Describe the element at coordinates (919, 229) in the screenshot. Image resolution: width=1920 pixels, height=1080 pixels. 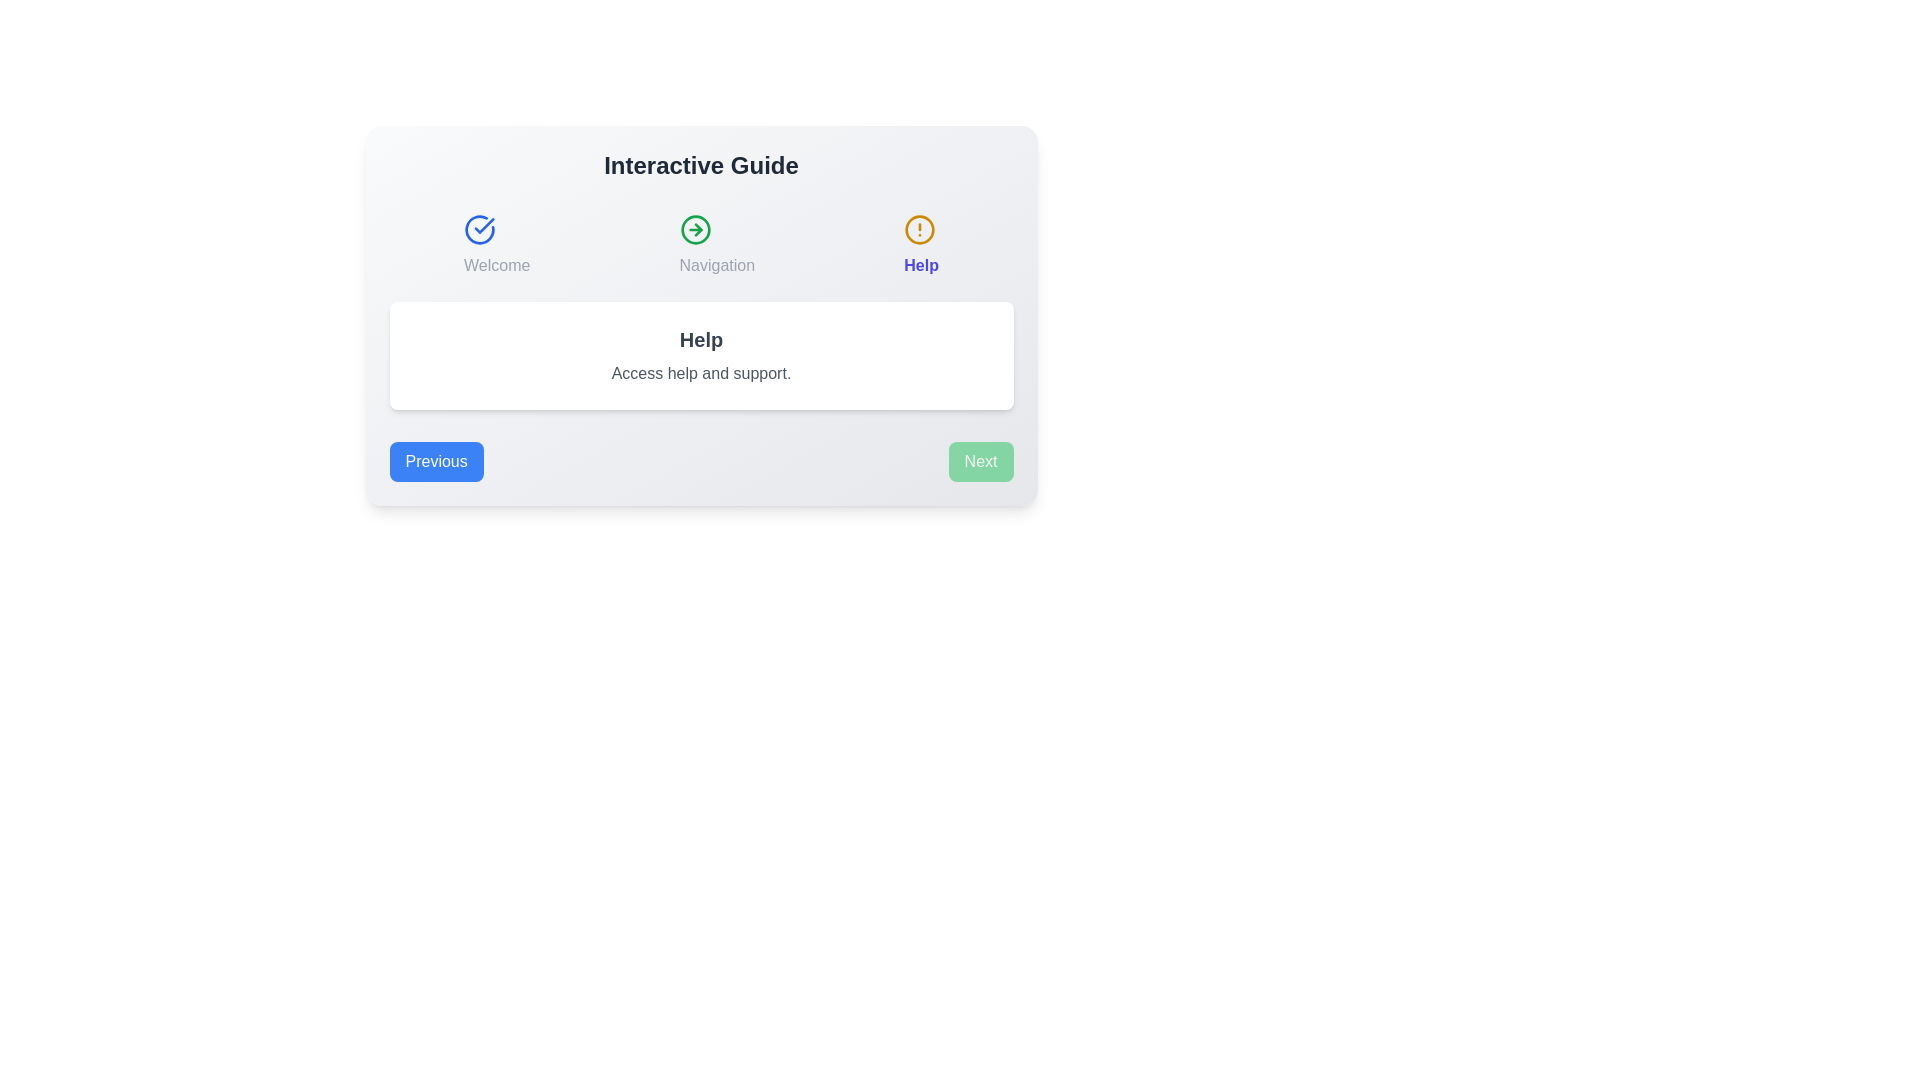
I see `the circular icon with a thin yellow border and a white interior that contains a centered yellow exclamation mark, located within the 'Help' icon on the right-hand side of the top section of the 'Interactive Guide' interface` at that location.